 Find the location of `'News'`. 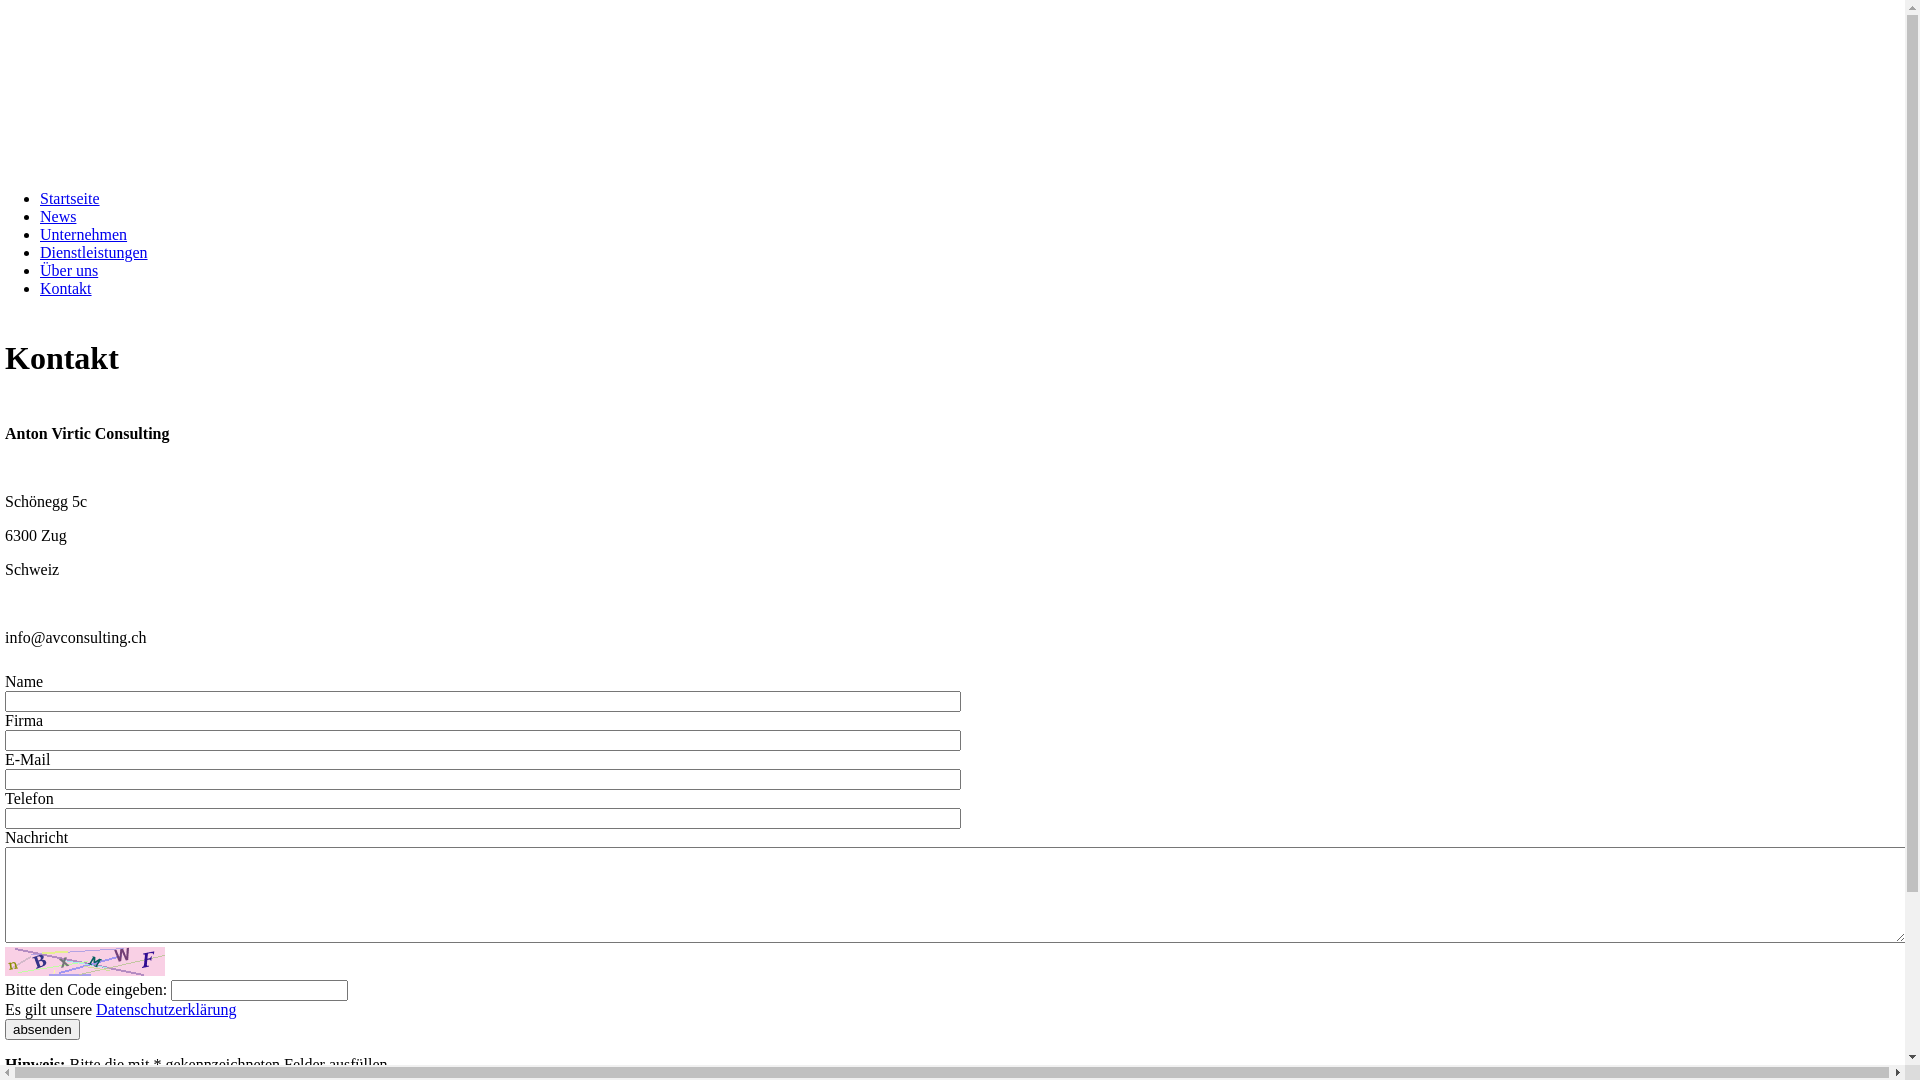

'News' is located at coordinates (57, 216).